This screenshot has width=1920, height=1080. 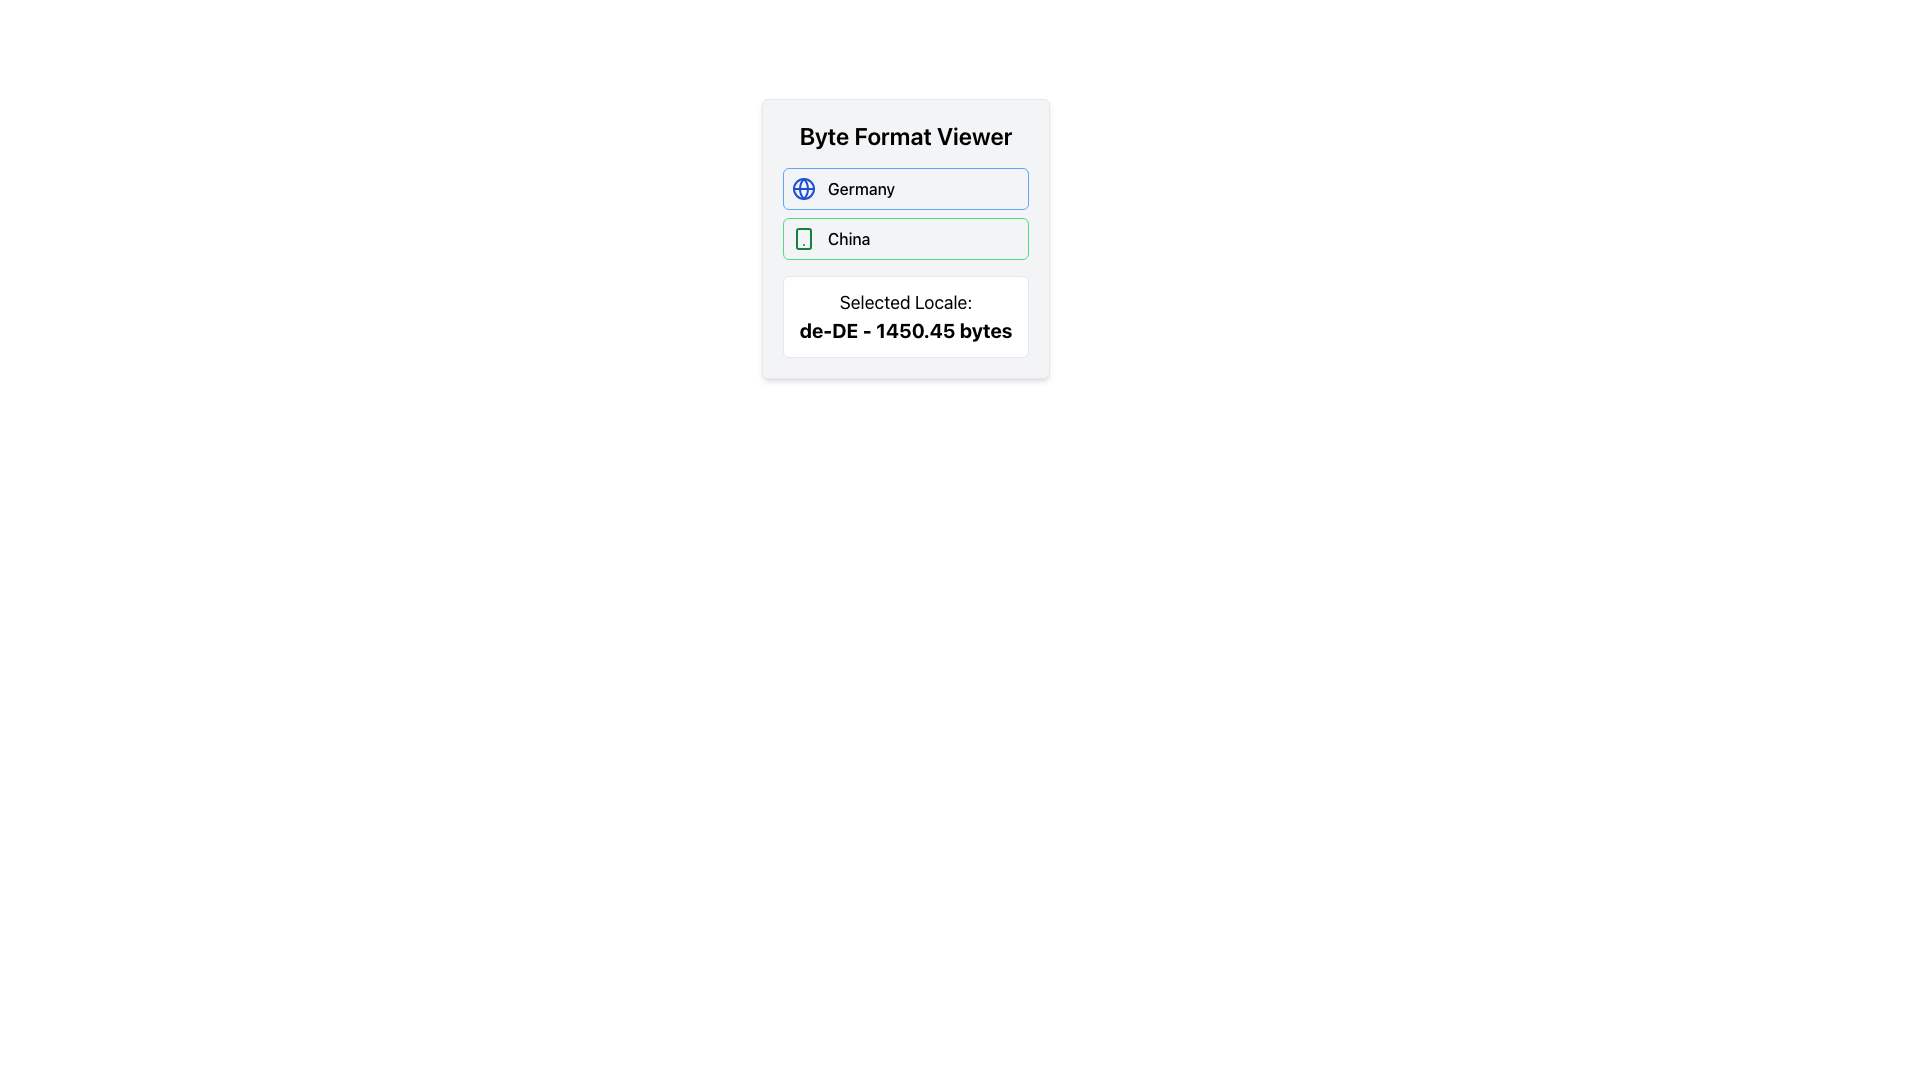 I want to click on the icon indicating compatibility or features related to smartphones located to the left of the text 'China', so click(x=804, y=238).